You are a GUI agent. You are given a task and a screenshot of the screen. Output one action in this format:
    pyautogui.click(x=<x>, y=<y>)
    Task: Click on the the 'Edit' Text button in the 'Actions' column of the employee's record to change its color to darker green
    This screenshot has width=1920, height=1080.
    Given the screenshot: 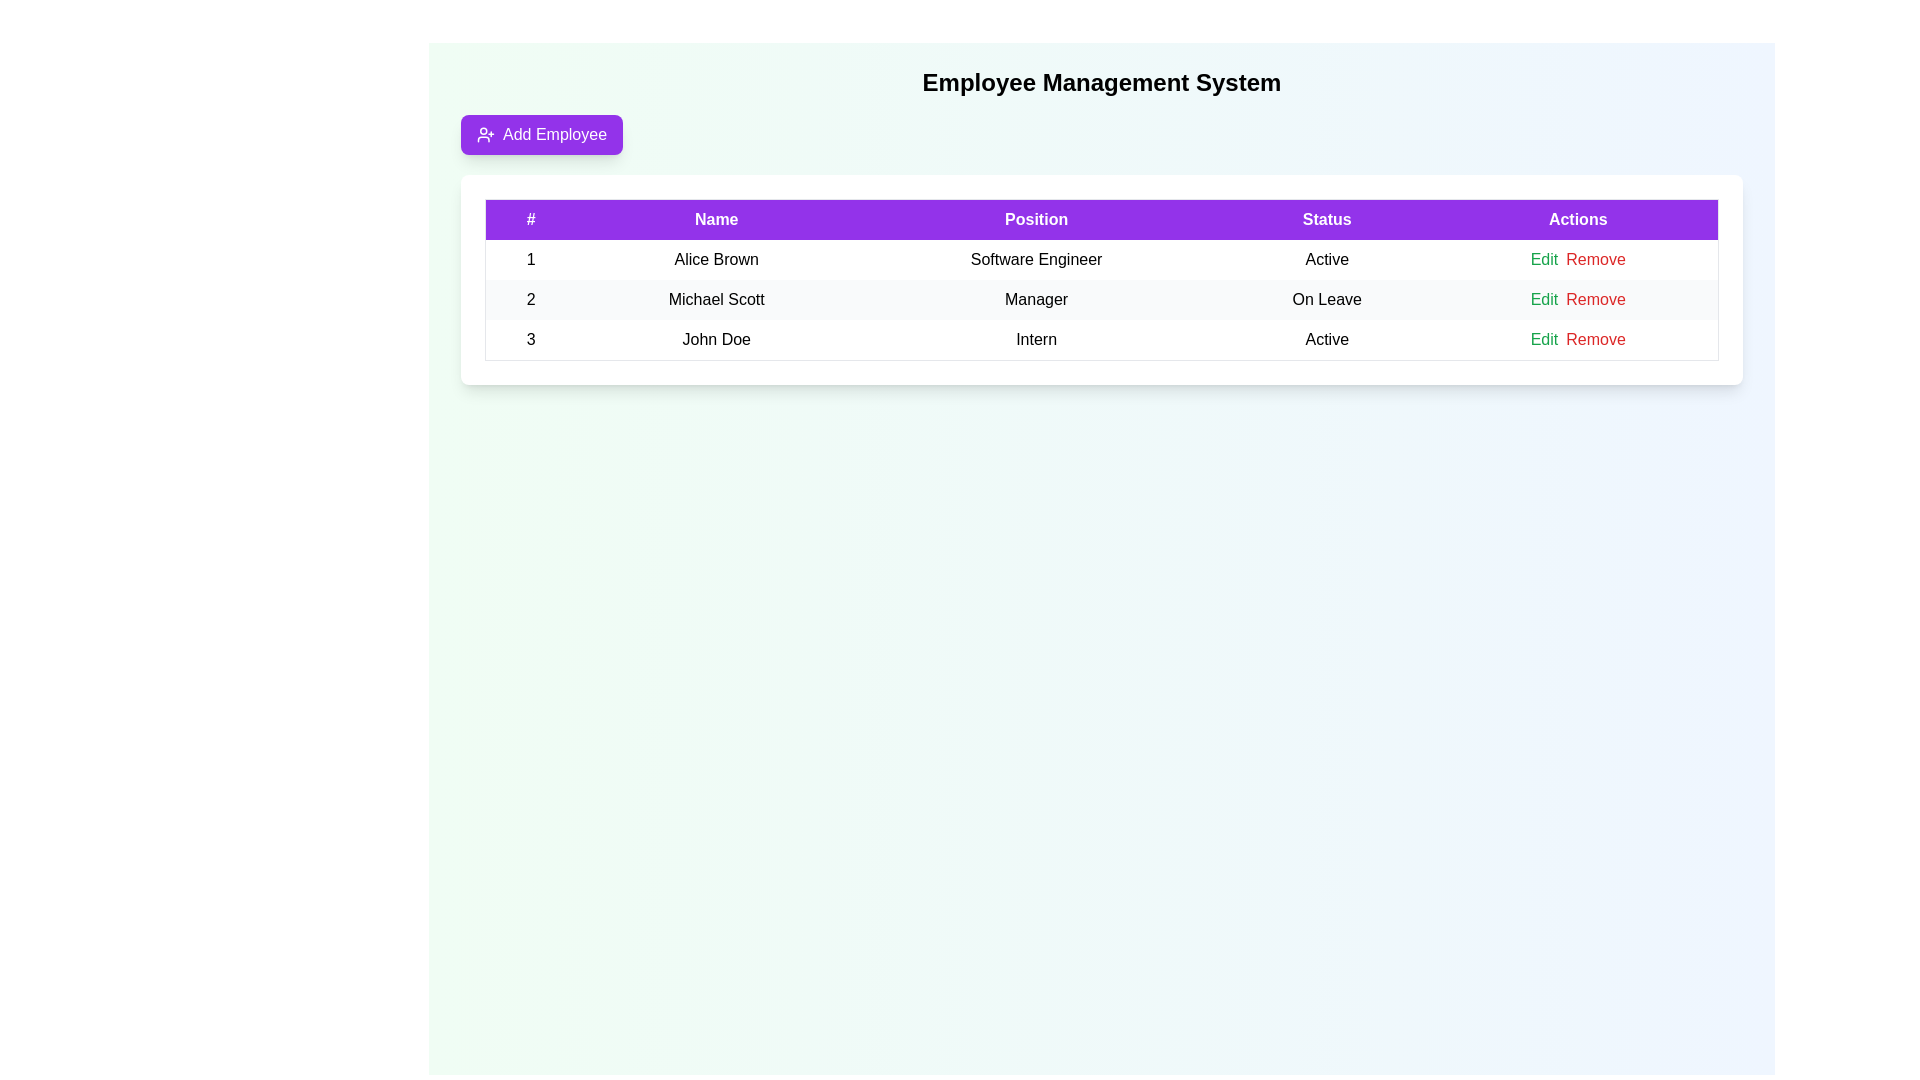 What is the action you would take?
    pyautogui.click(x=1543, y=258)
    